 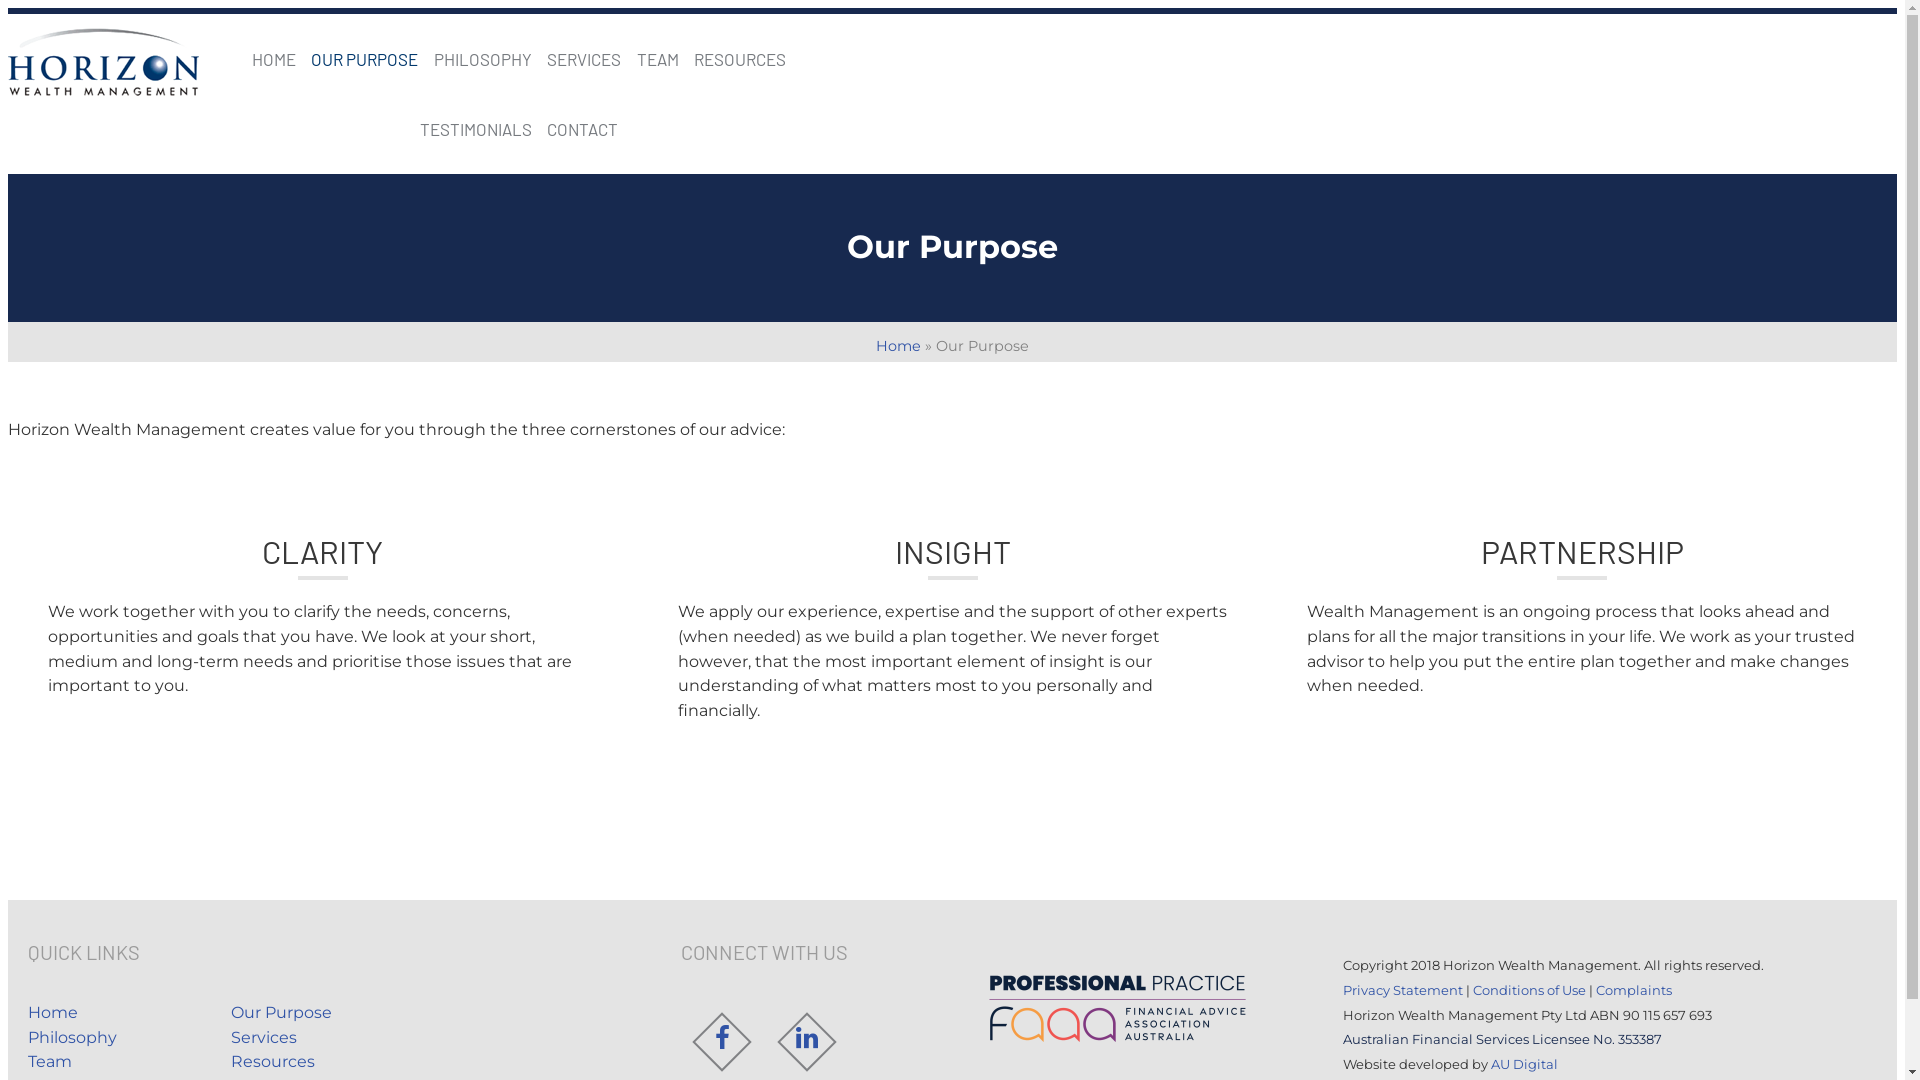 What do you see at coordinates (1401, 990) in the screenshot?
I see `'Privacy Statement'` at bounding box center [1401, 990].